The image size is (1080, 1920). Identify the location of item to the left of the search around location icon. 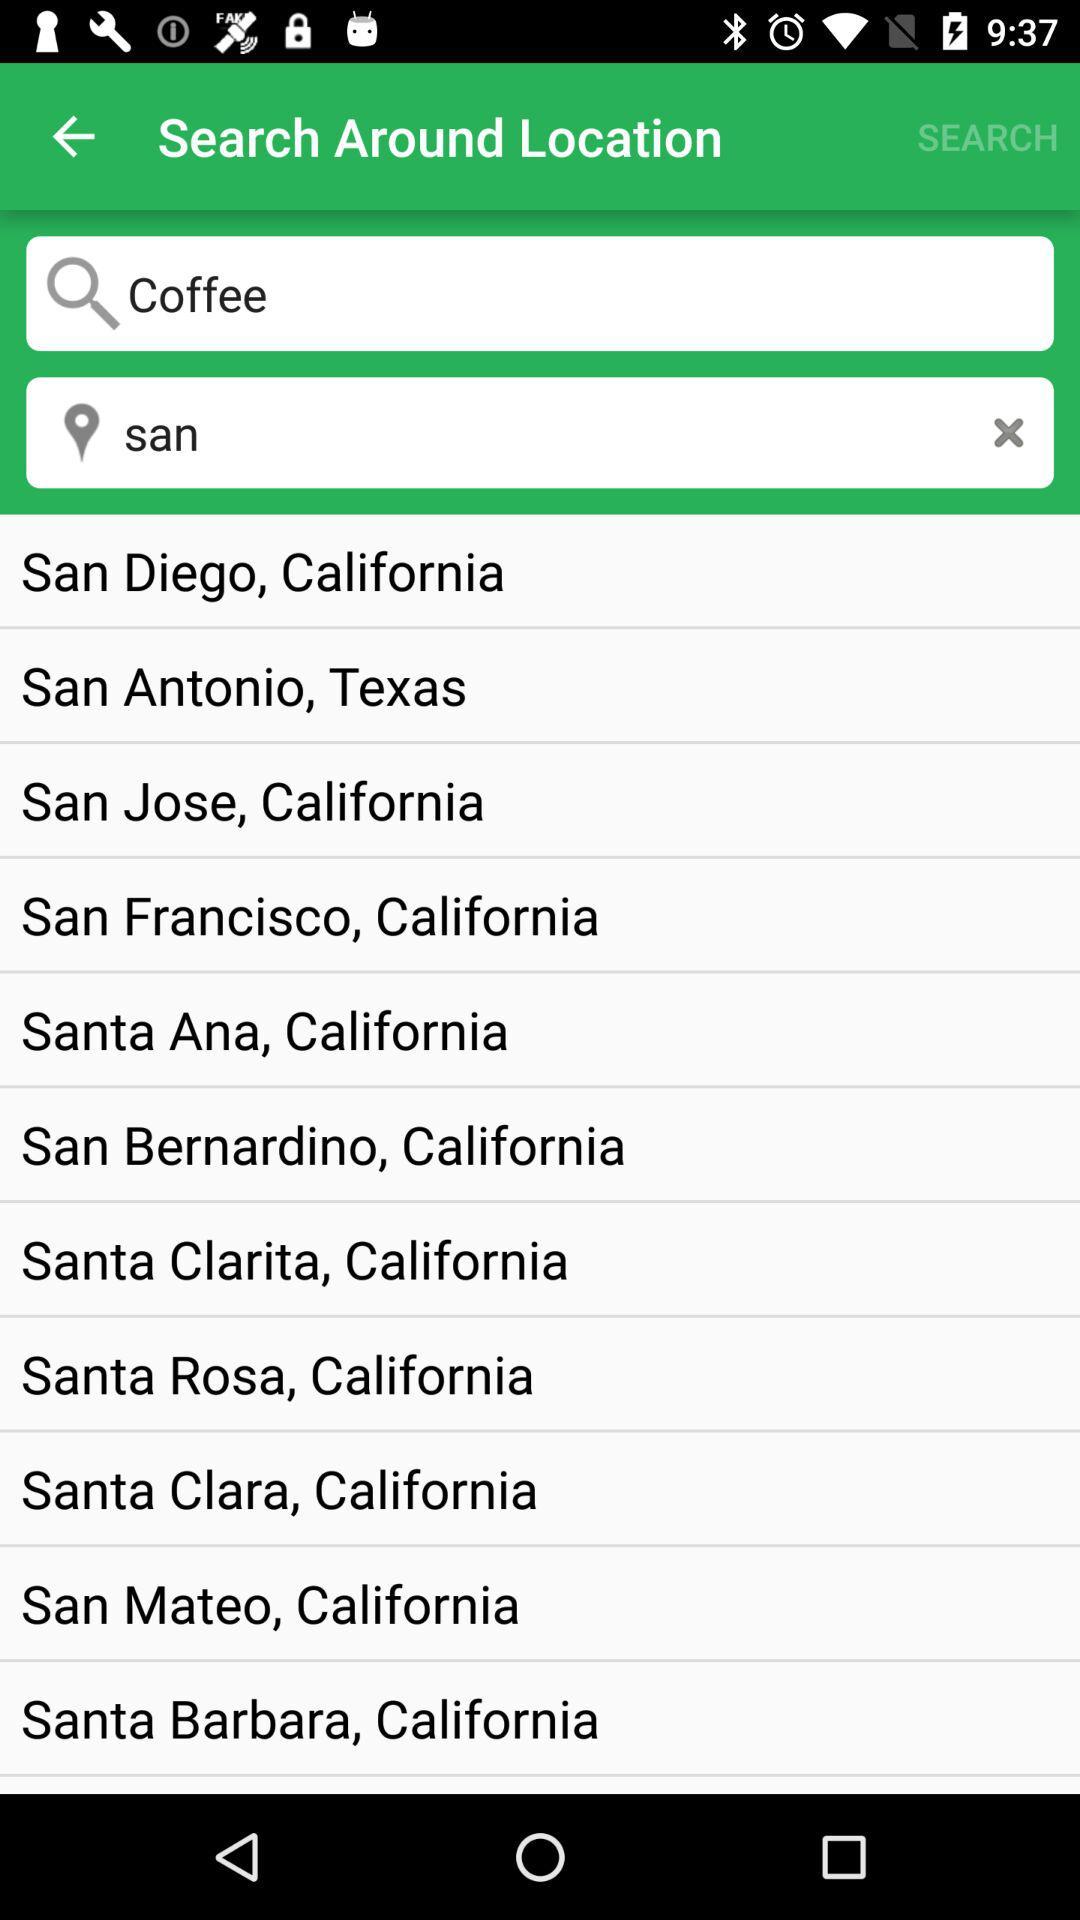
(72, 135).